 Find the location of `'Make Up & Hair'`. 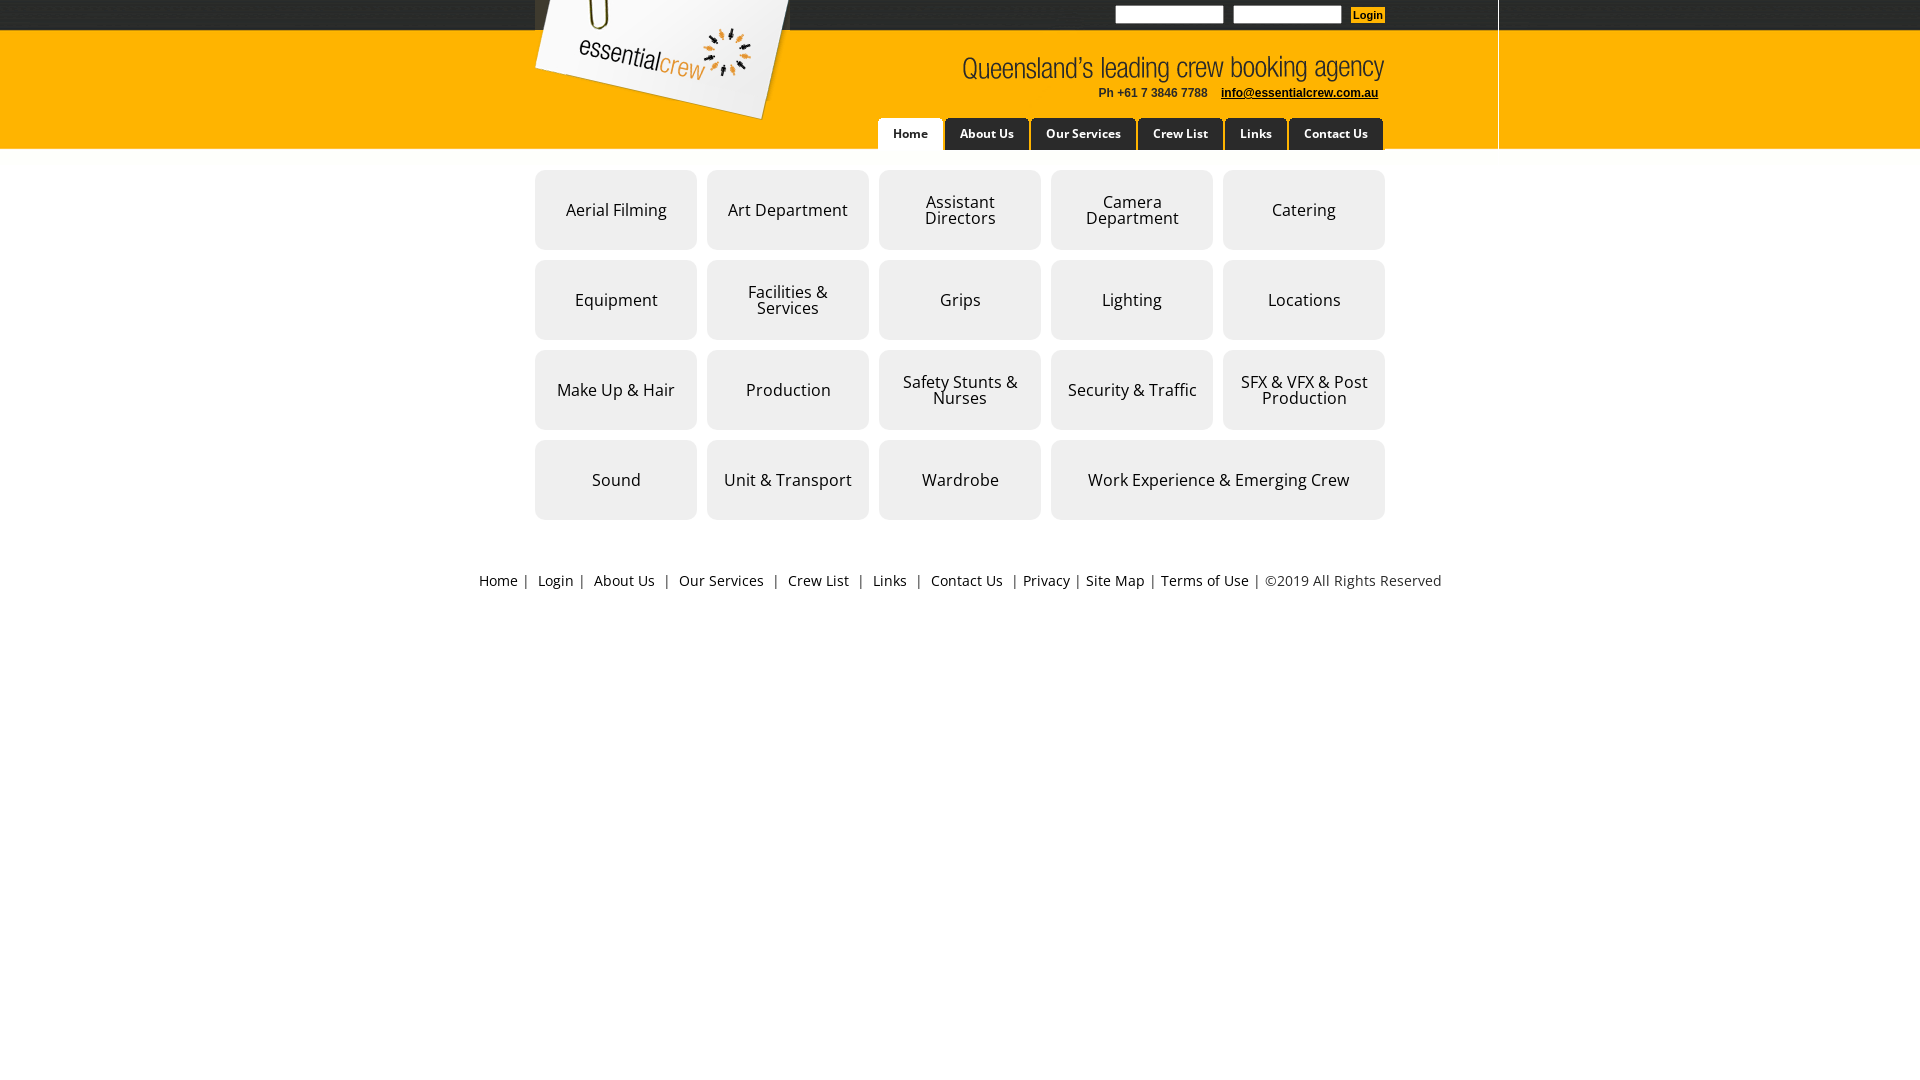

'Make Up & Hair' is located at coordinates (614, 389).